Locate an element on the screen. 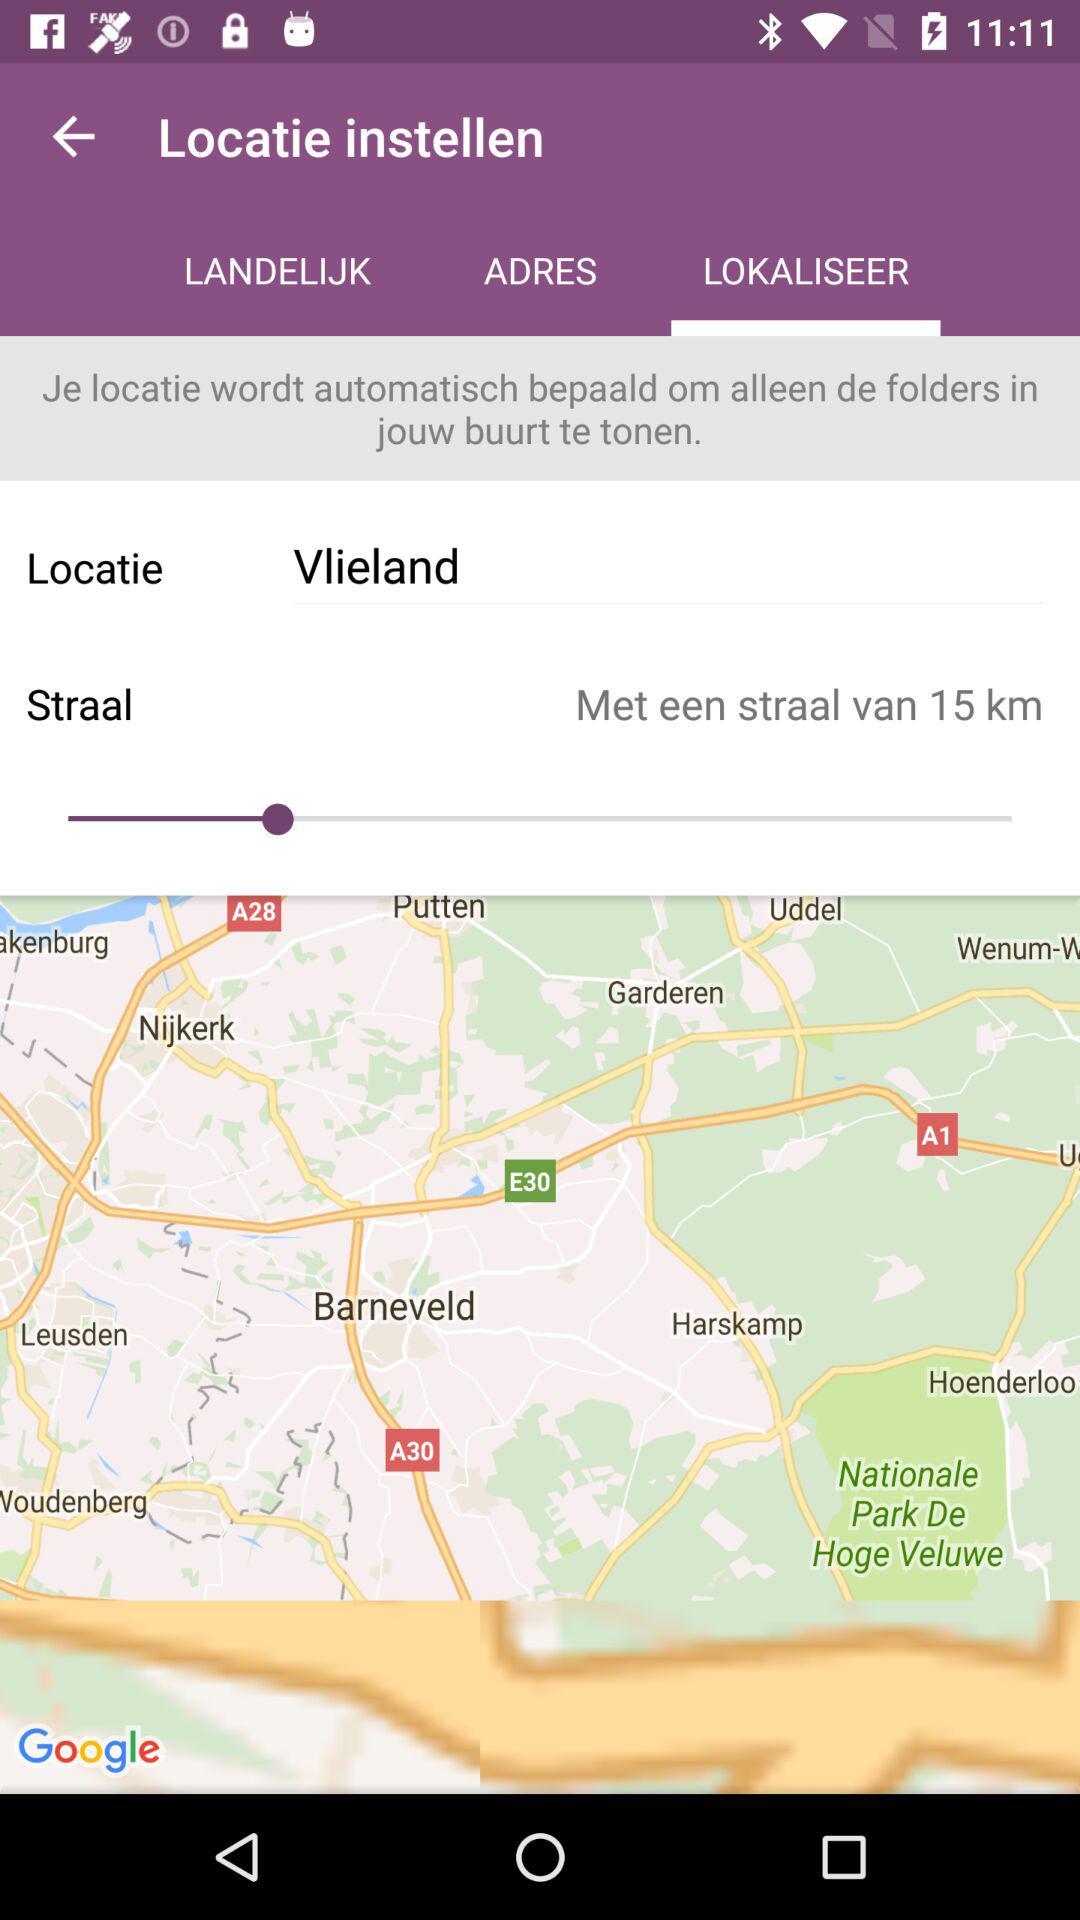  icon above the je locatie wordt icon is located at coordinates (804, 272).